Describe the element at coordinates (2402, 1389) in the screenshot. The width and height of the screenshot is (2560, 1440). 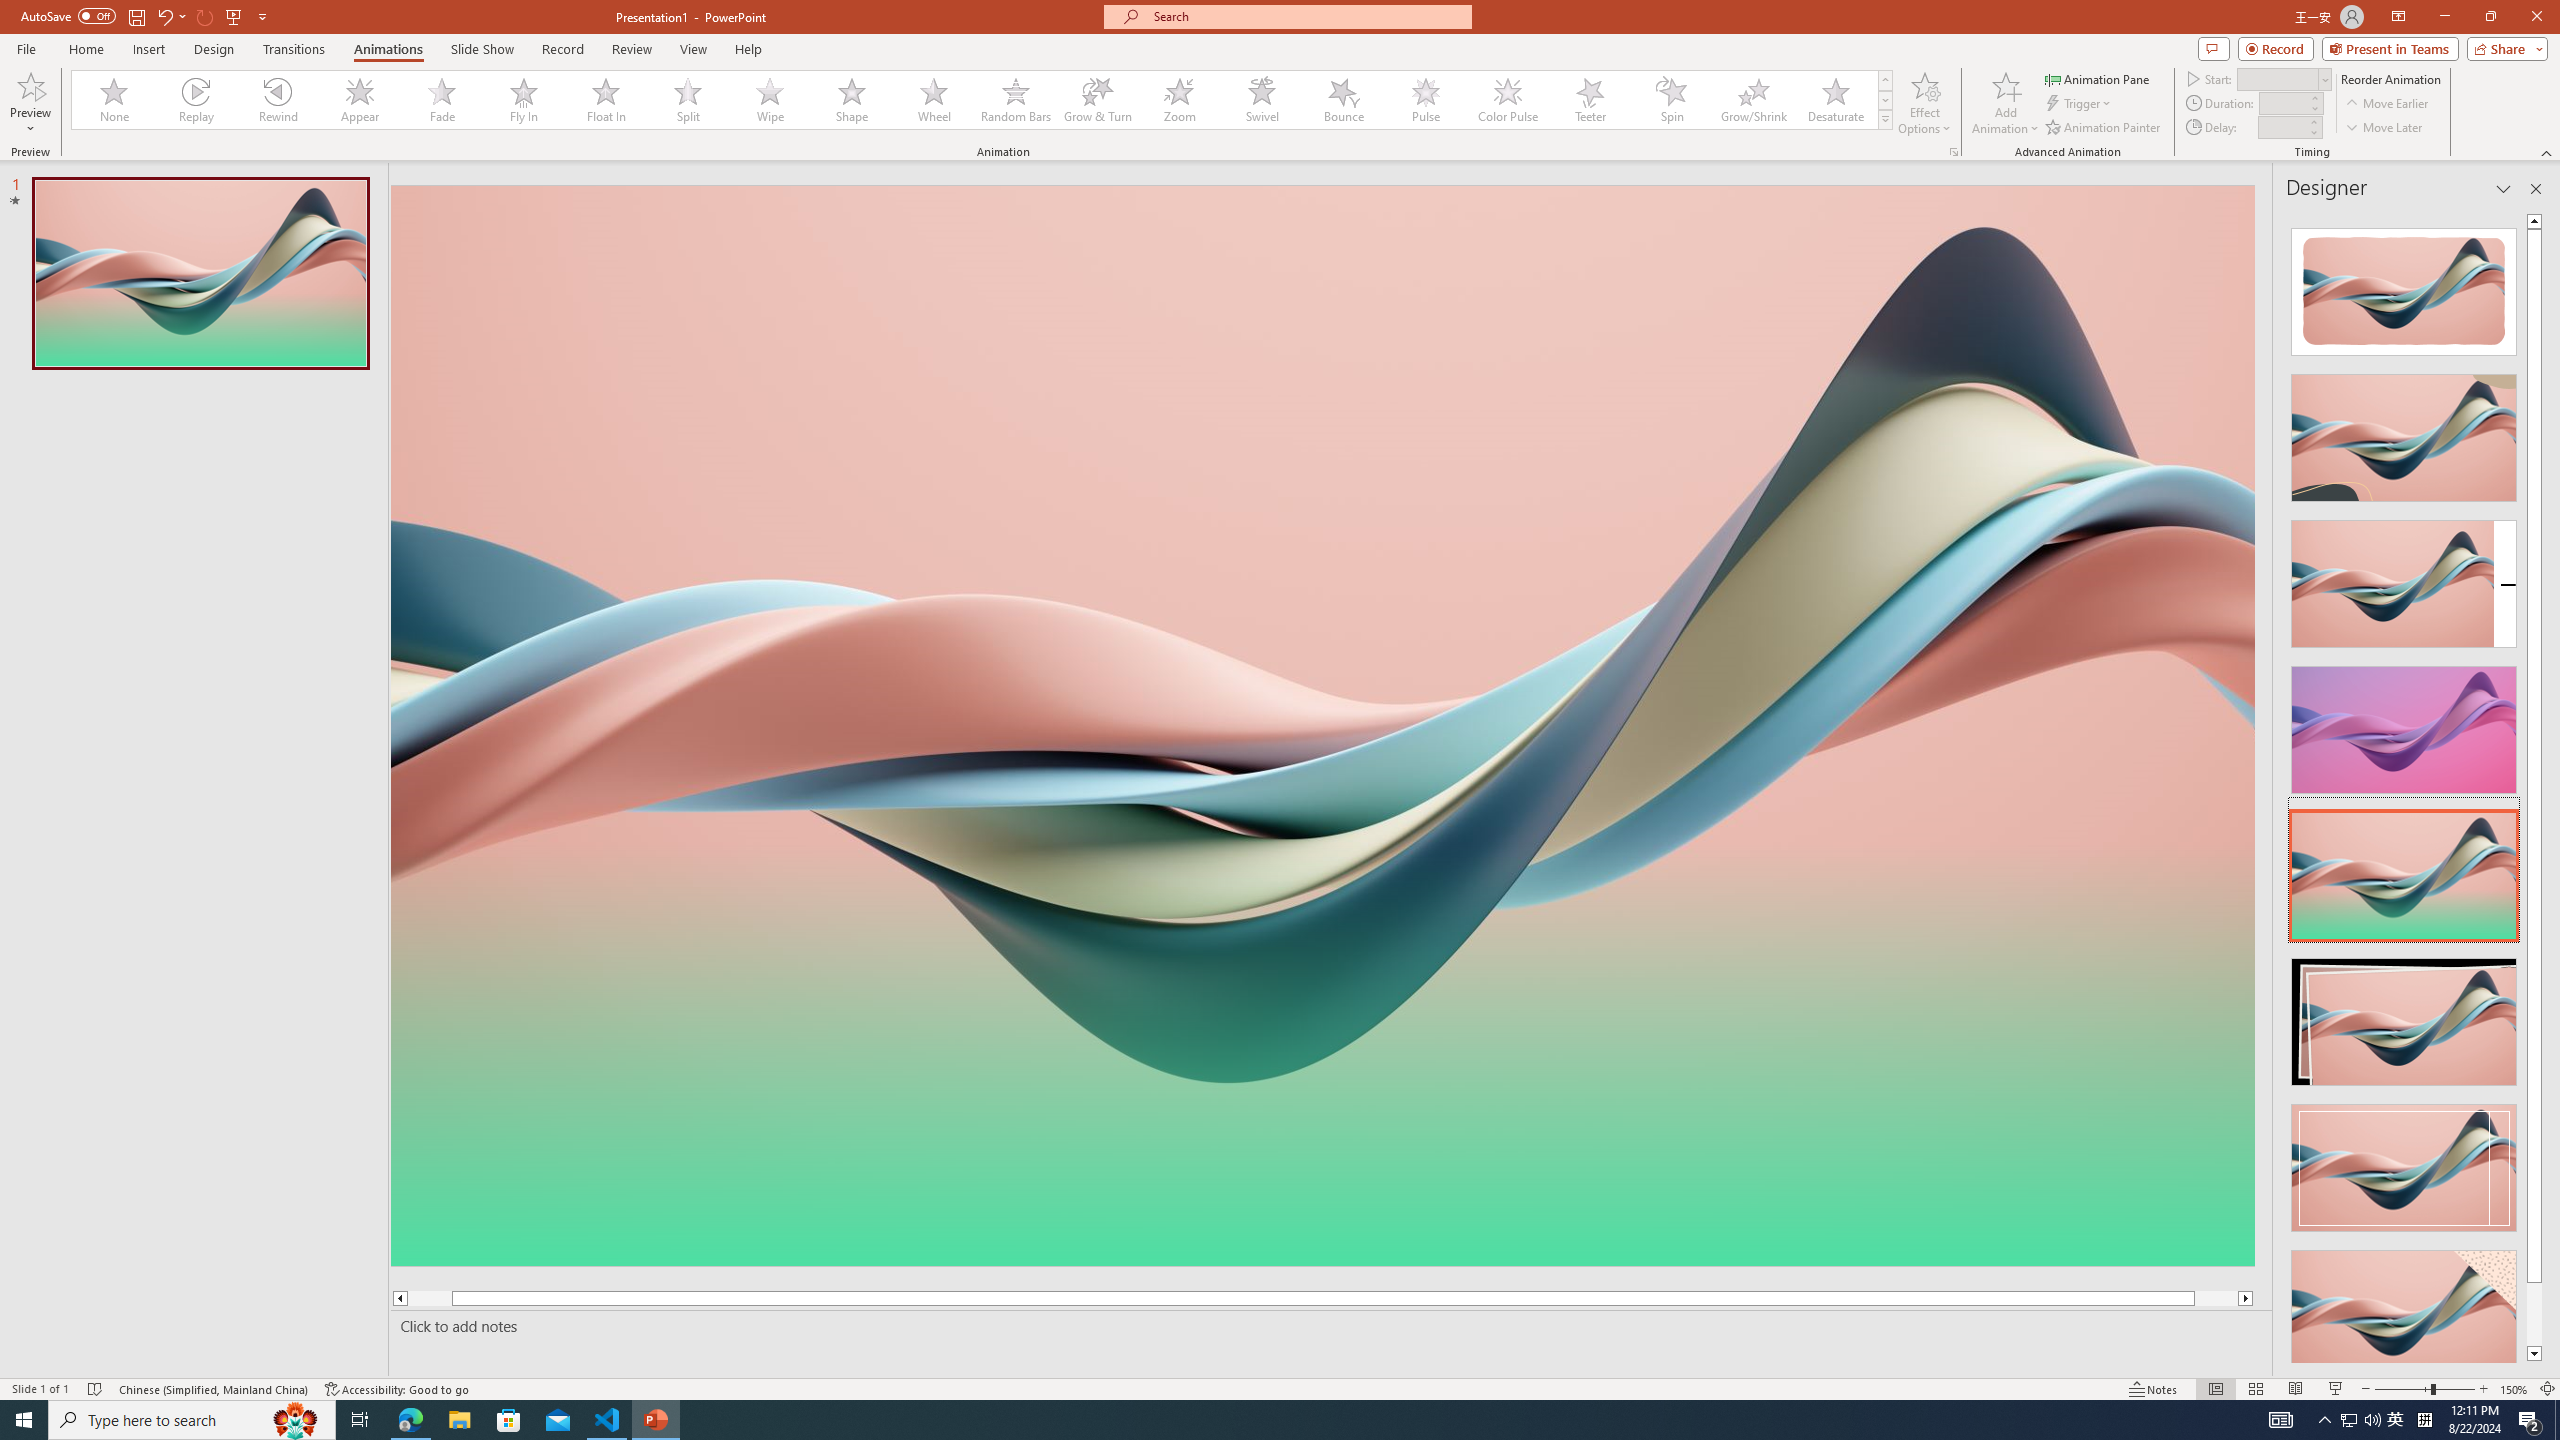
I see `'Zoom Out'` at that location.